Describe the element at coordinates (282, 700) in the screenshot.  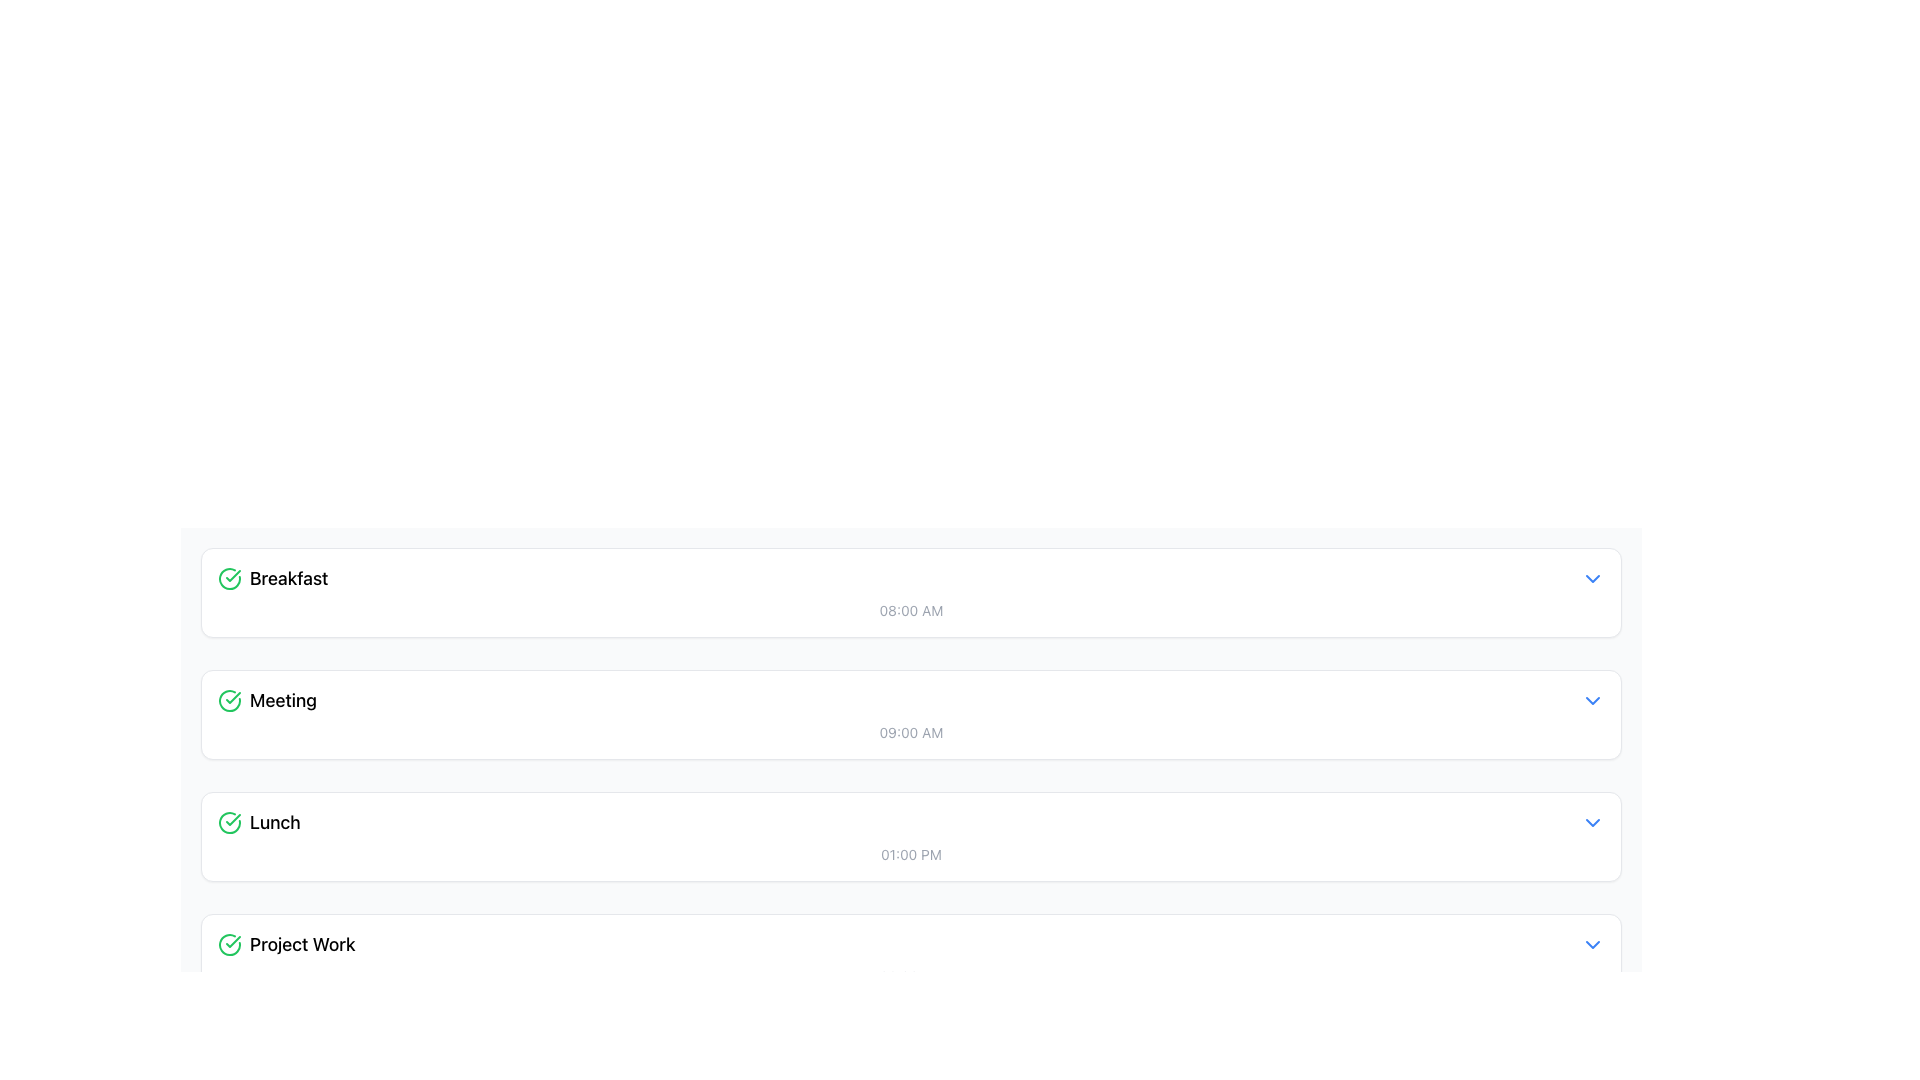
I see `the 'Meeting' text label, which is centrally placed in the second row of a list and is visually distinct with a medium-weight font and larger size` at that location.